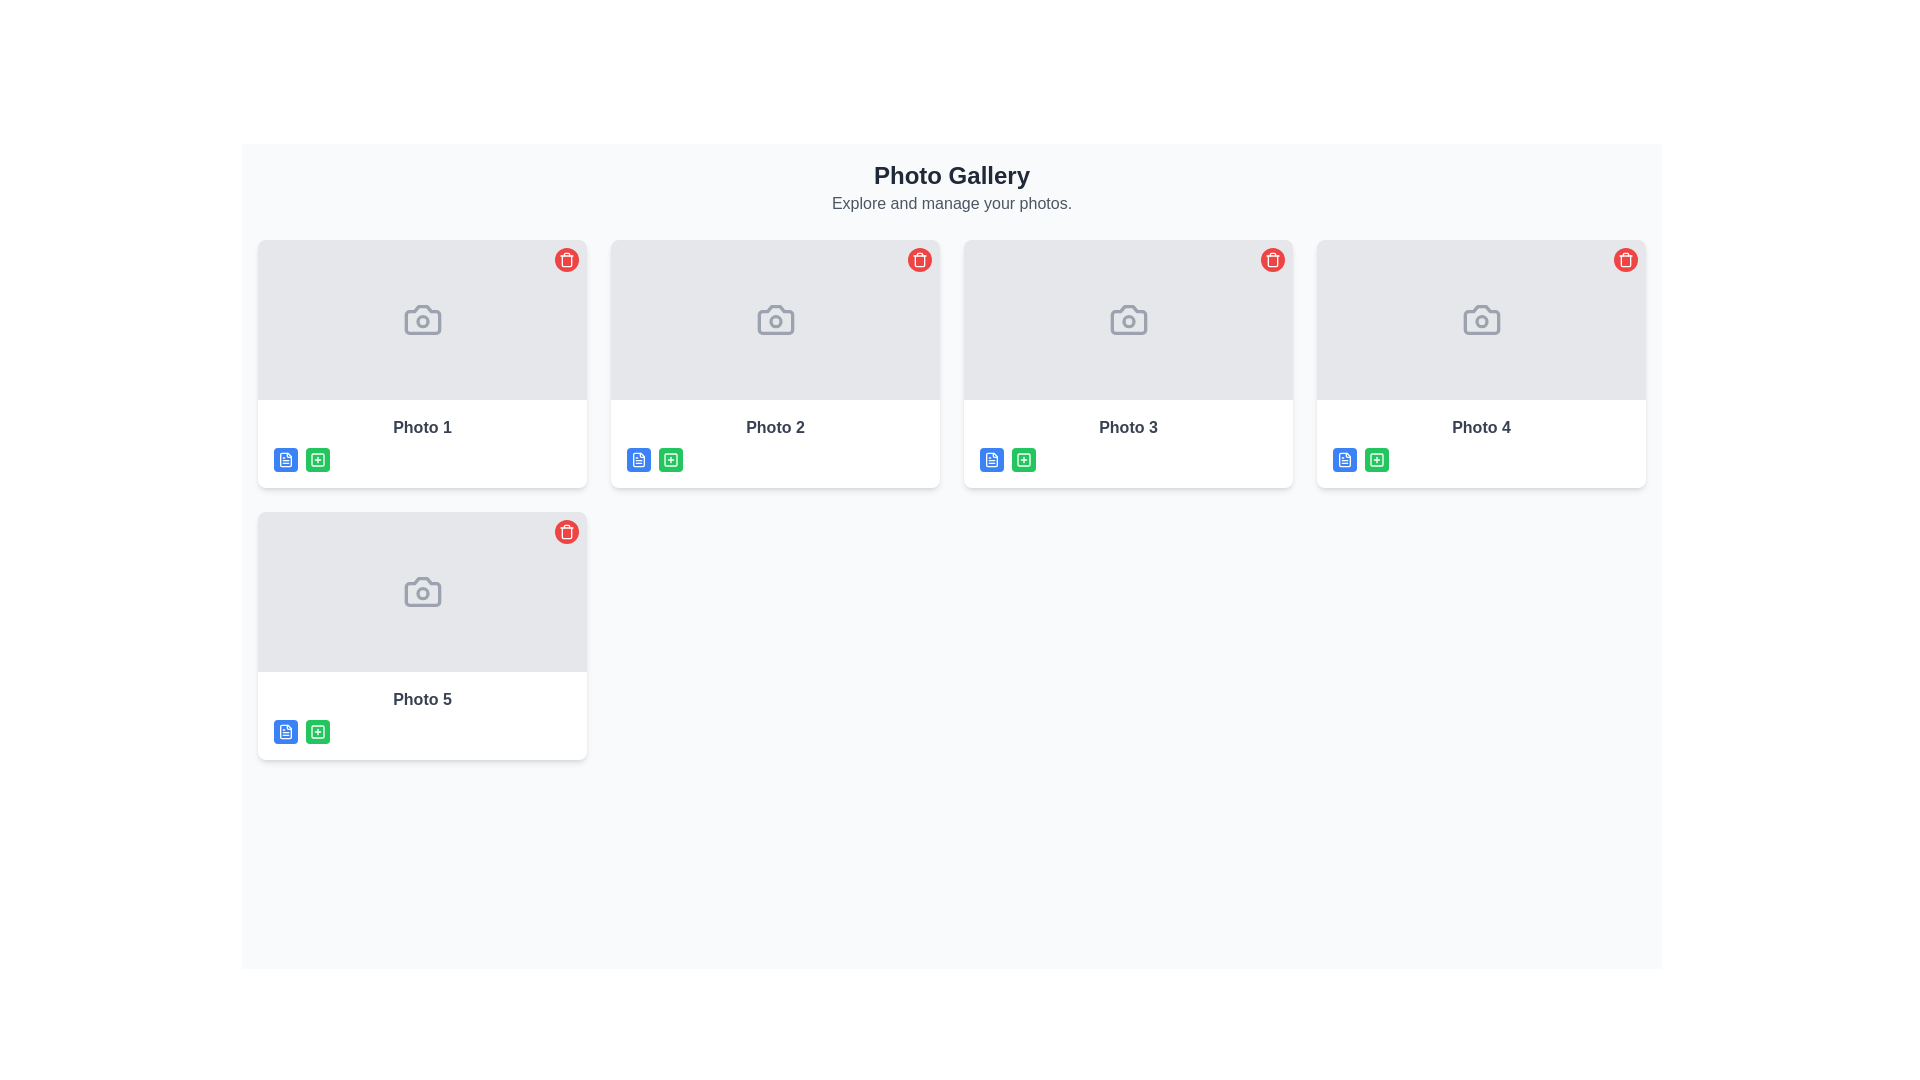  What do you see at coordinates (1344, 459) in the screenshot?
I see `the small blue button with a document icon located below 'Photo 4' for keyboard navigation` at bounding box center [1344, 459].